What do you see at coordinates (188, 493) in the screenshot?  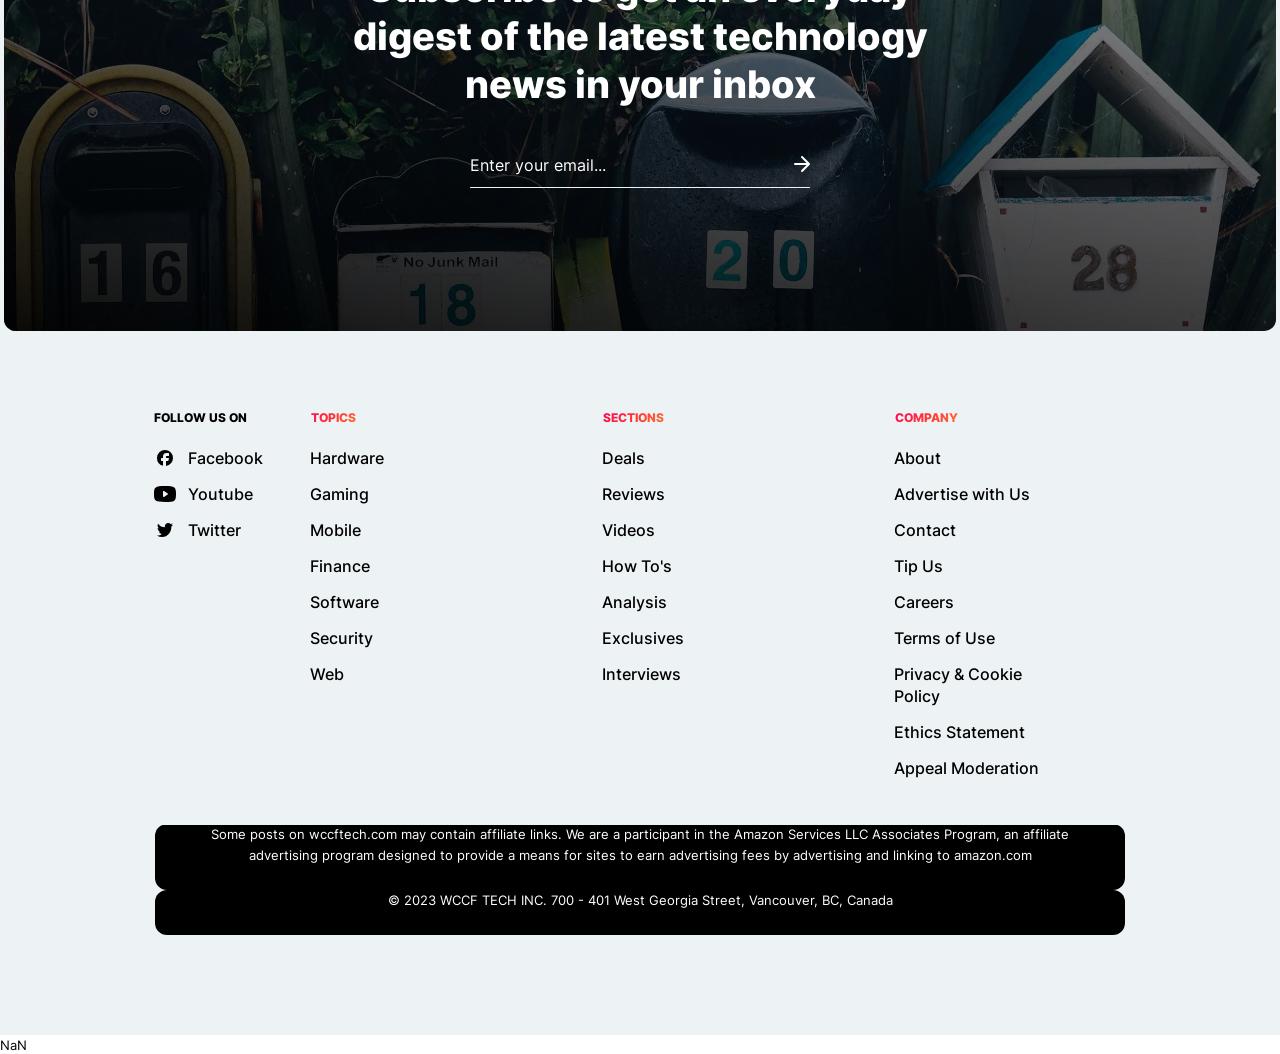 I see `'Youtube'` at bounding box center [188, 493].